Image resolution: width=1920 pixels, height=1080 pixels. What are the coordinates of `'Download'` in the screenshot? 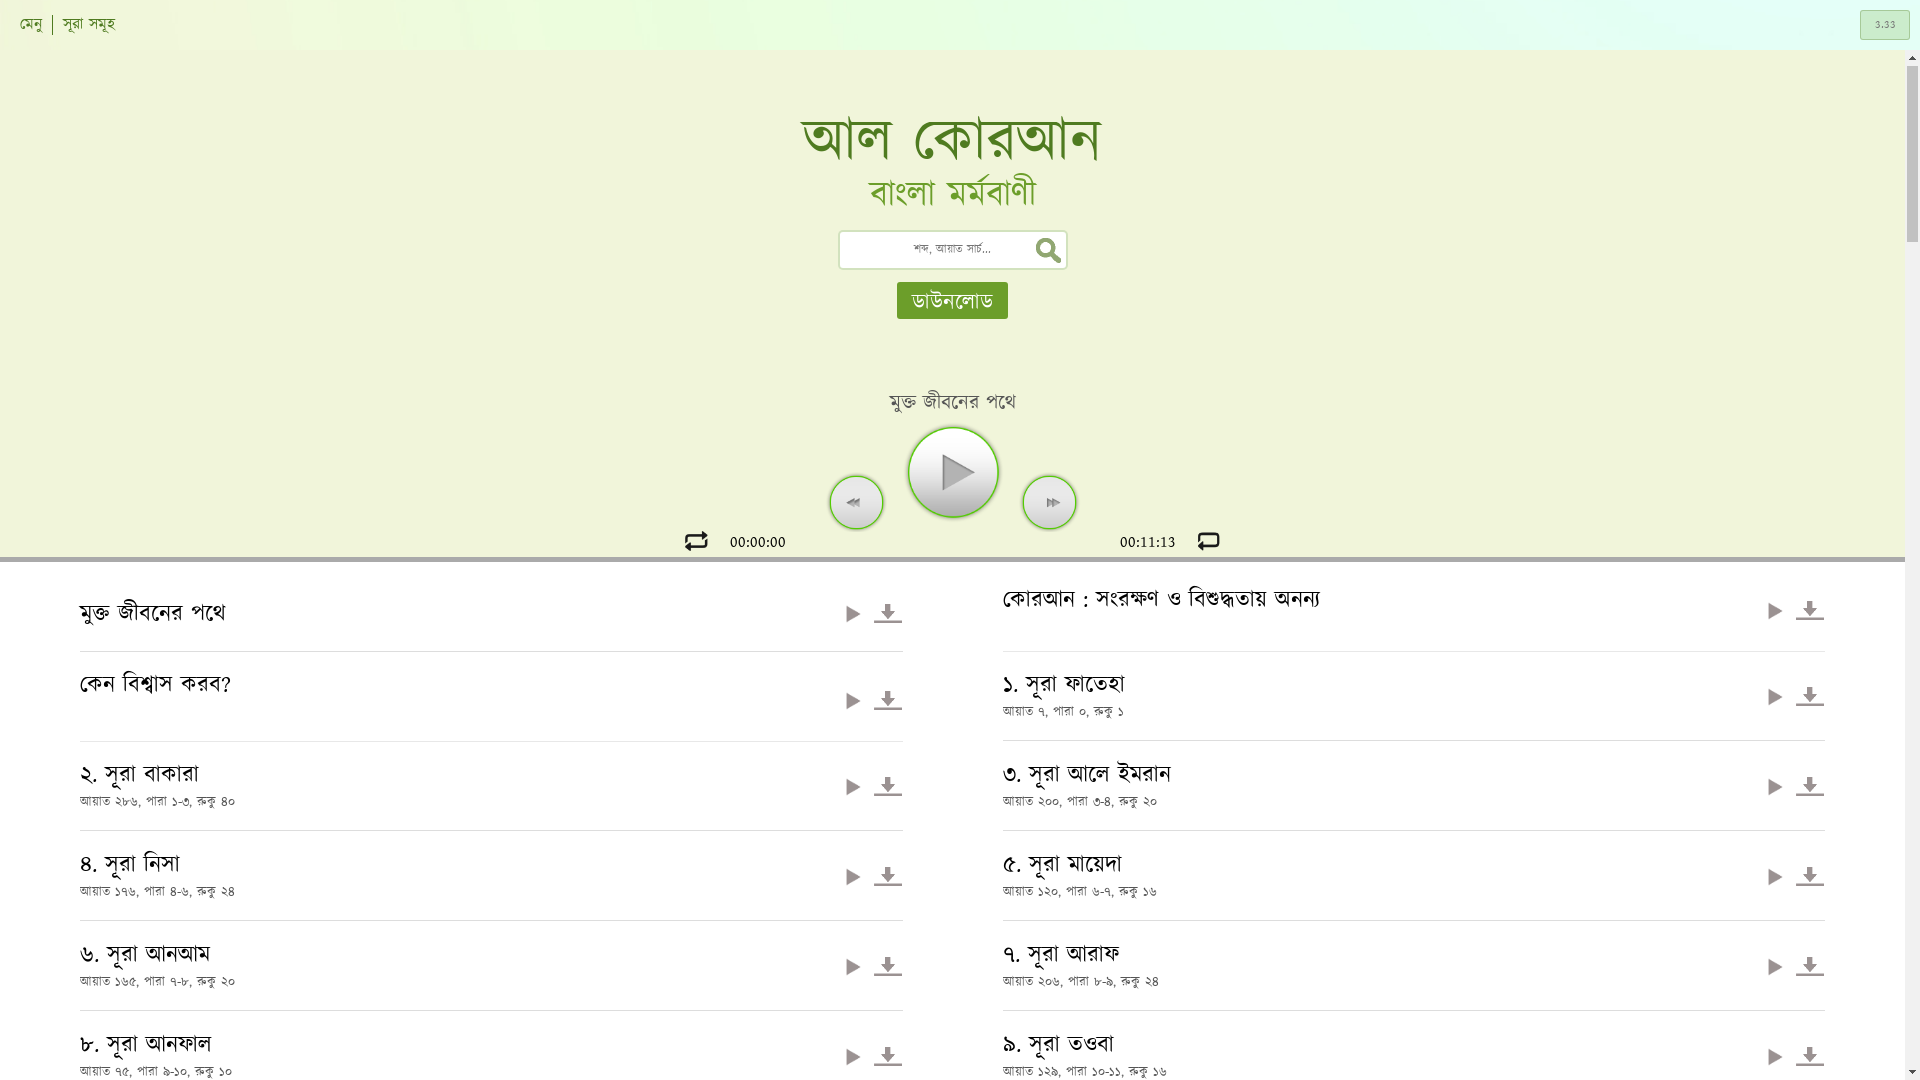 It's located at (886, 875).